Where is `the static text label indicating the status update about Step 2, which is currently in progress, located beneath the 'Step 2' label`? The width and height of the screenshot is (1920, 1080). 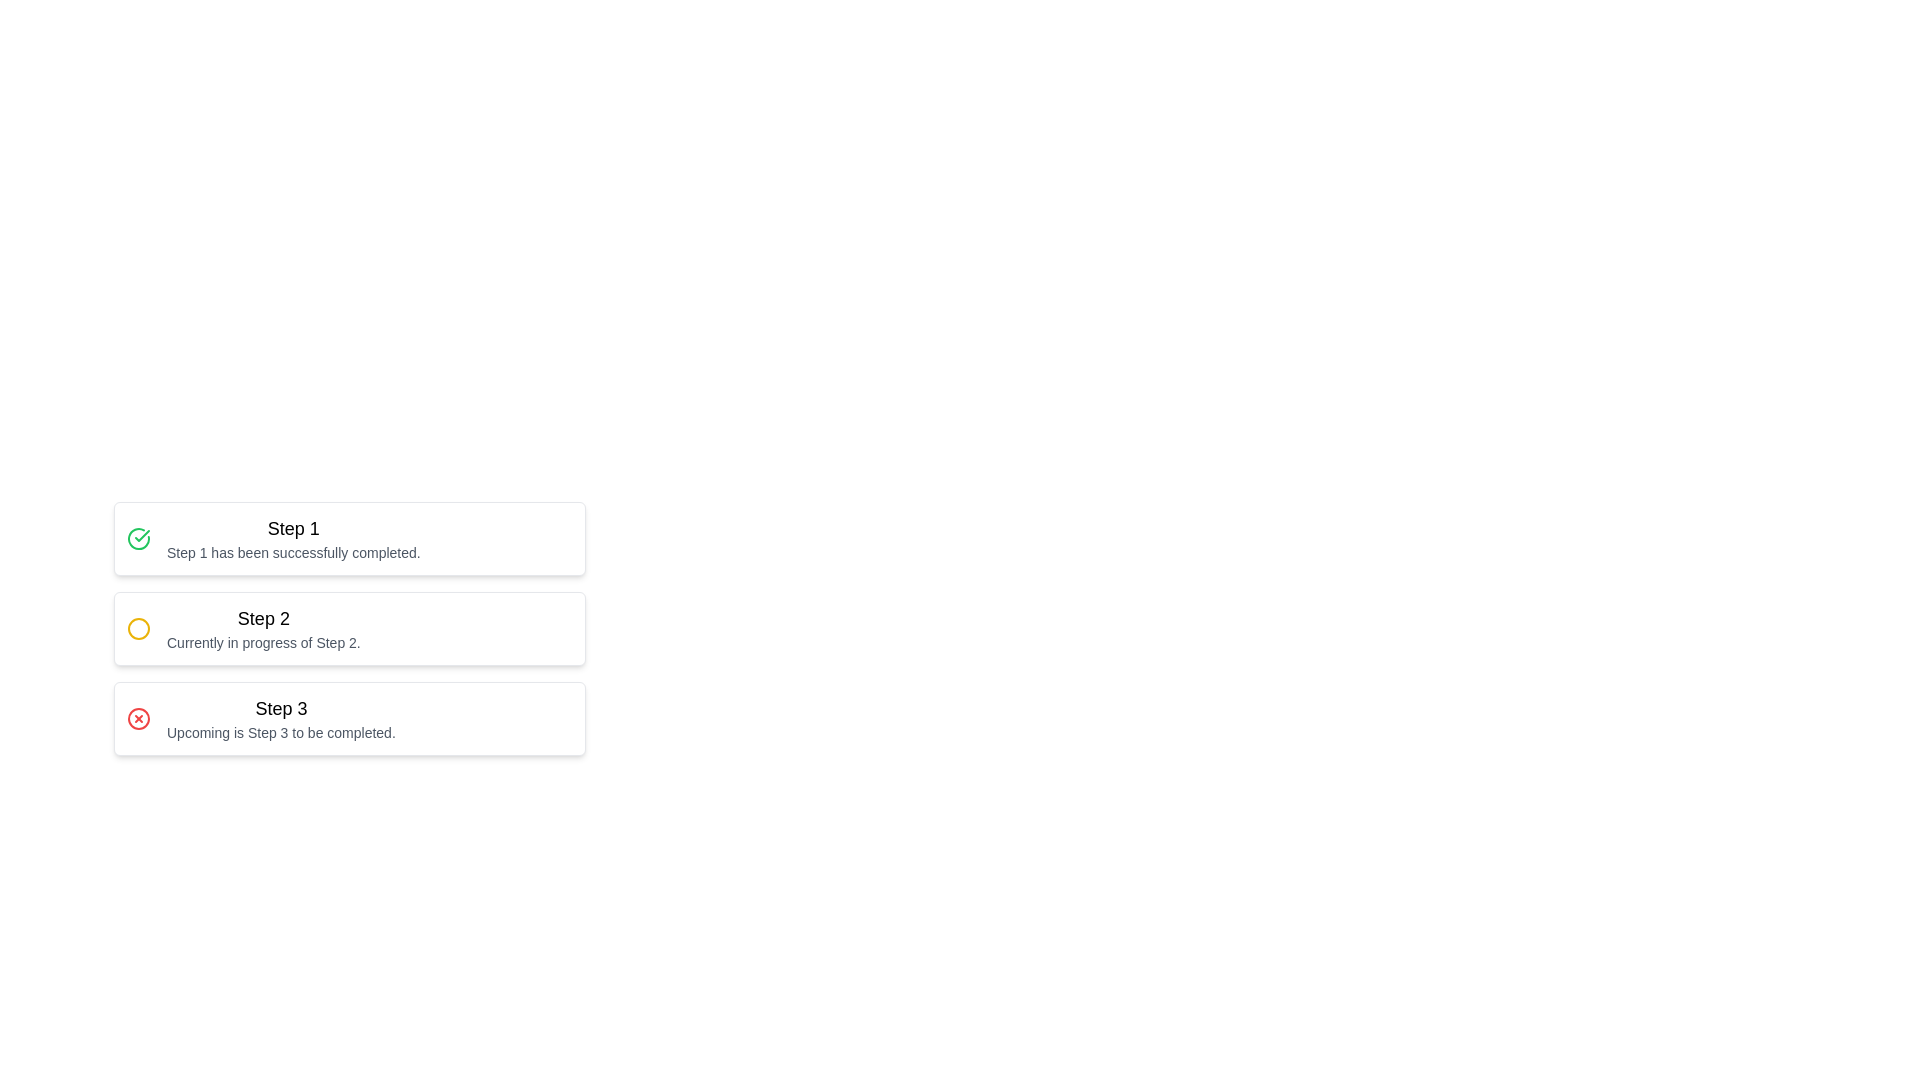 the static text label indicating the status update about Step 2, which is currently in progress, located beneath the 'Step 2' label is located at coordinates (262, 643).